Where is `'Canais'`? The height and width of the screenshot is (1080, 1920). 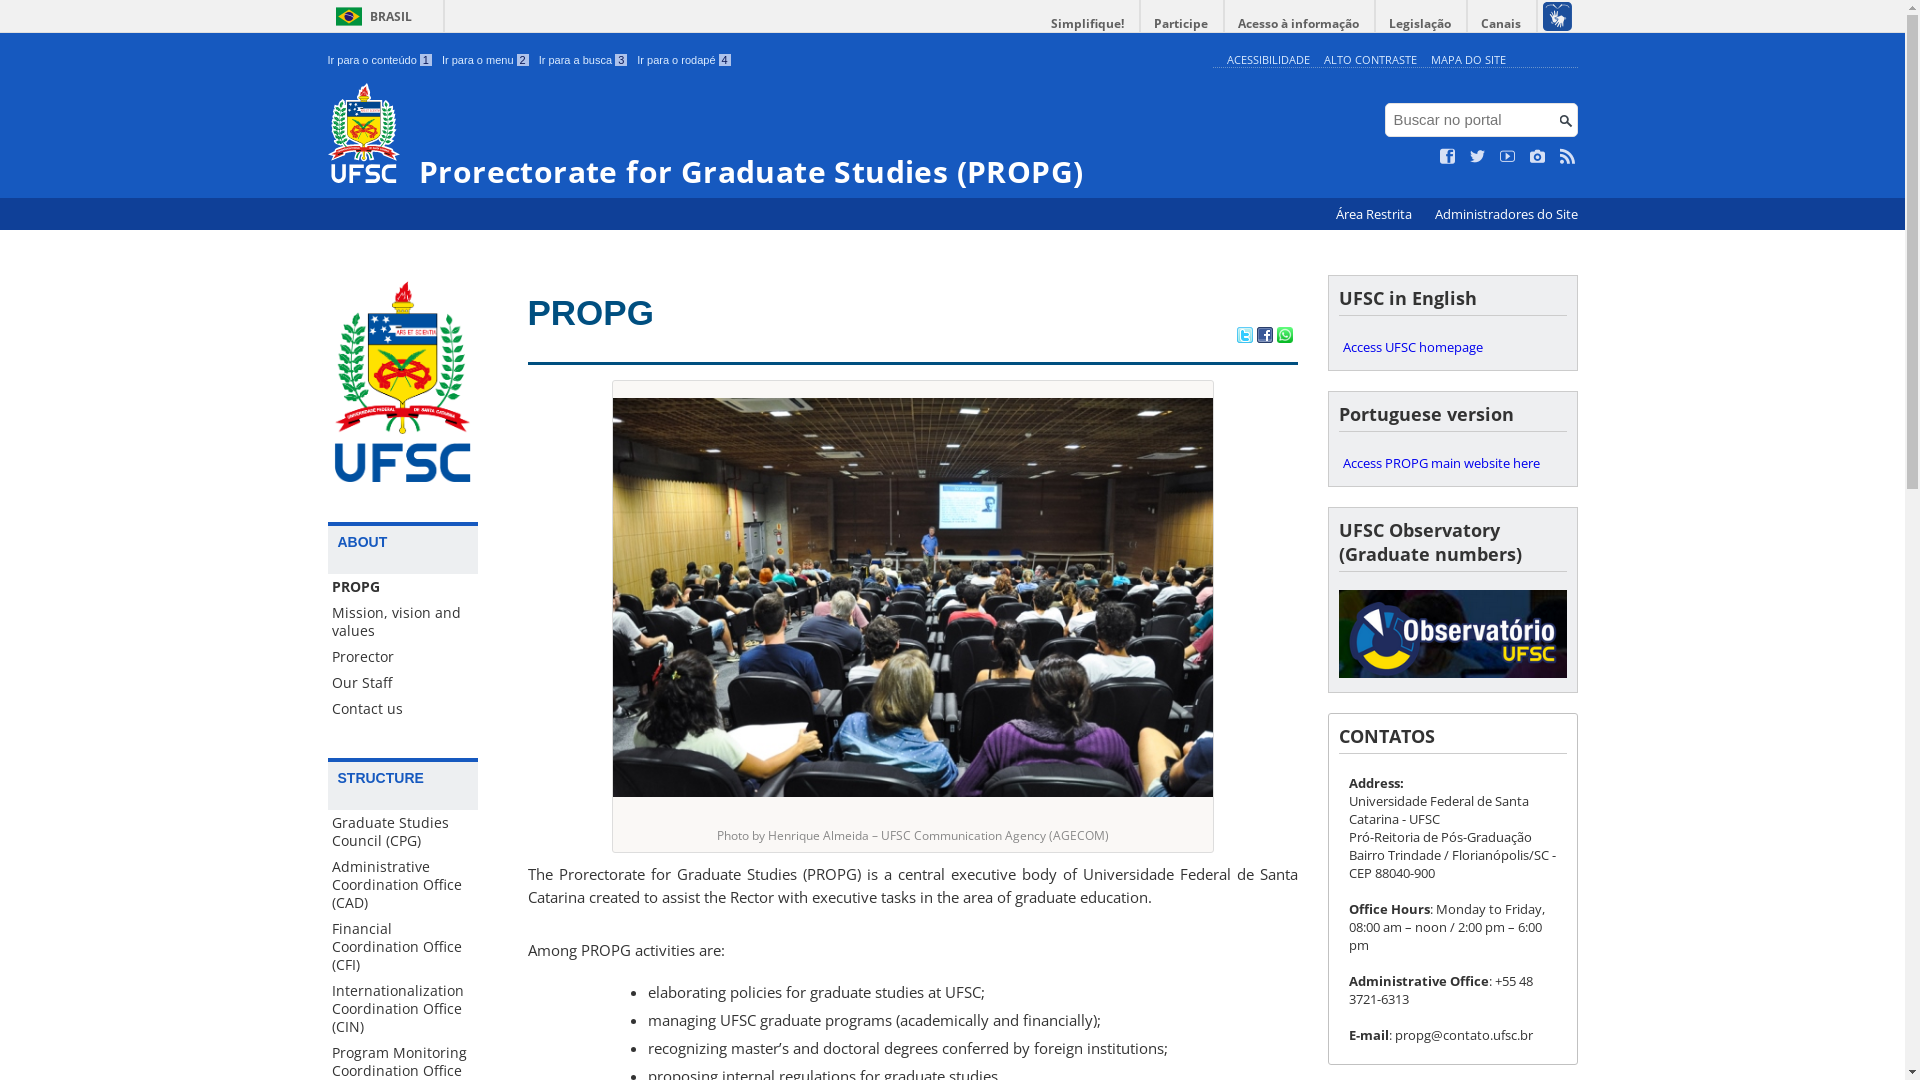 'Canais' is located at coordinates (1502, 23).